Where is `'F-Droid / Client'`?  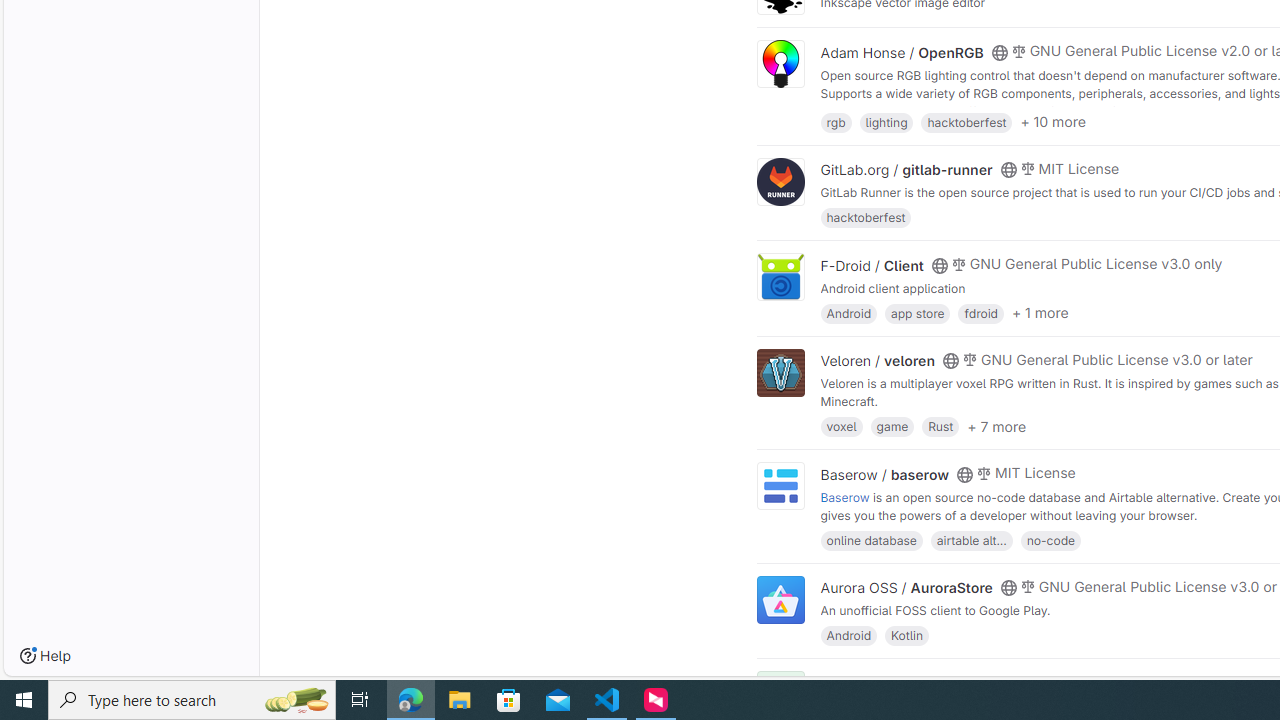
'F-Droid / Client' is located at coordinates (872, 264).